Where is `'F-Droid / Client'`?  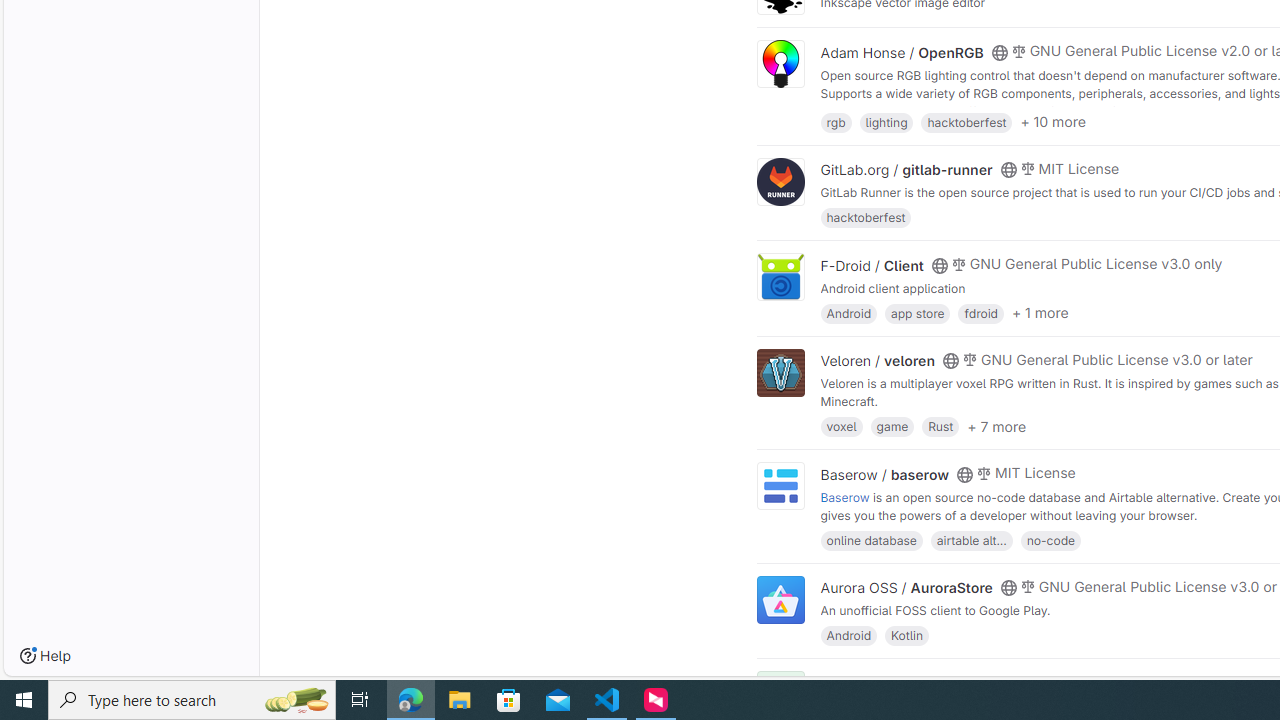
'F-Droid / Client' is located at coordinates (872, 264).